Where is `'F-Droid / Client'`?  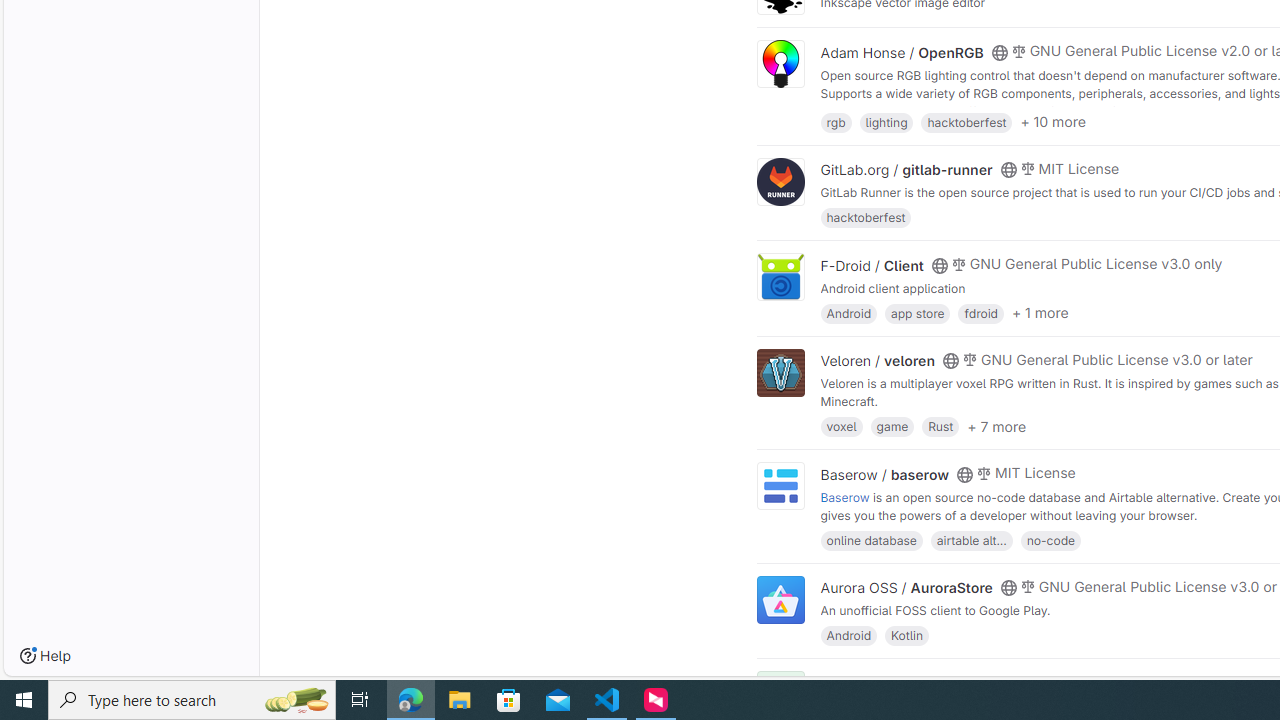
'F-Droid / Client' is located at coordinates (872, 264).